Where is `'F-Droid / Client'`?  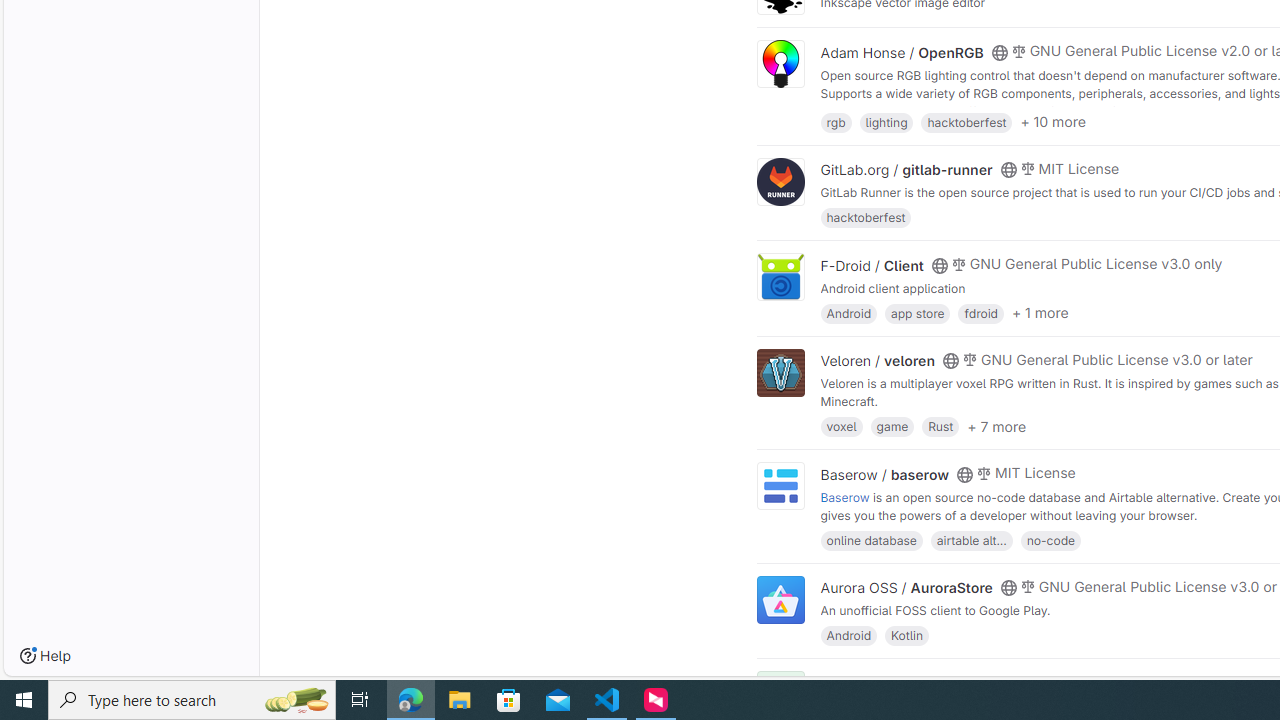
'F-Droid / Client' is located at coordinates (872, 264).